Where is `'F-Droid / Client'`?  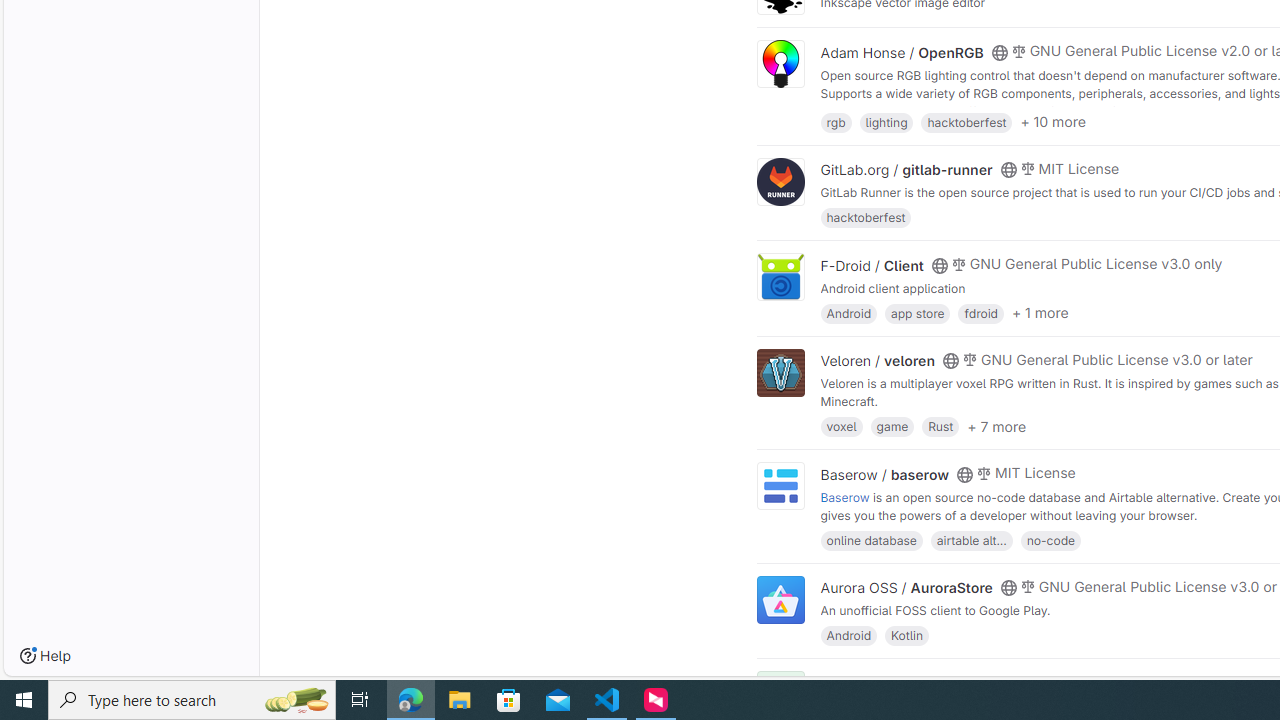
'F-Droid / Client' is located at coordinates (872, 264).